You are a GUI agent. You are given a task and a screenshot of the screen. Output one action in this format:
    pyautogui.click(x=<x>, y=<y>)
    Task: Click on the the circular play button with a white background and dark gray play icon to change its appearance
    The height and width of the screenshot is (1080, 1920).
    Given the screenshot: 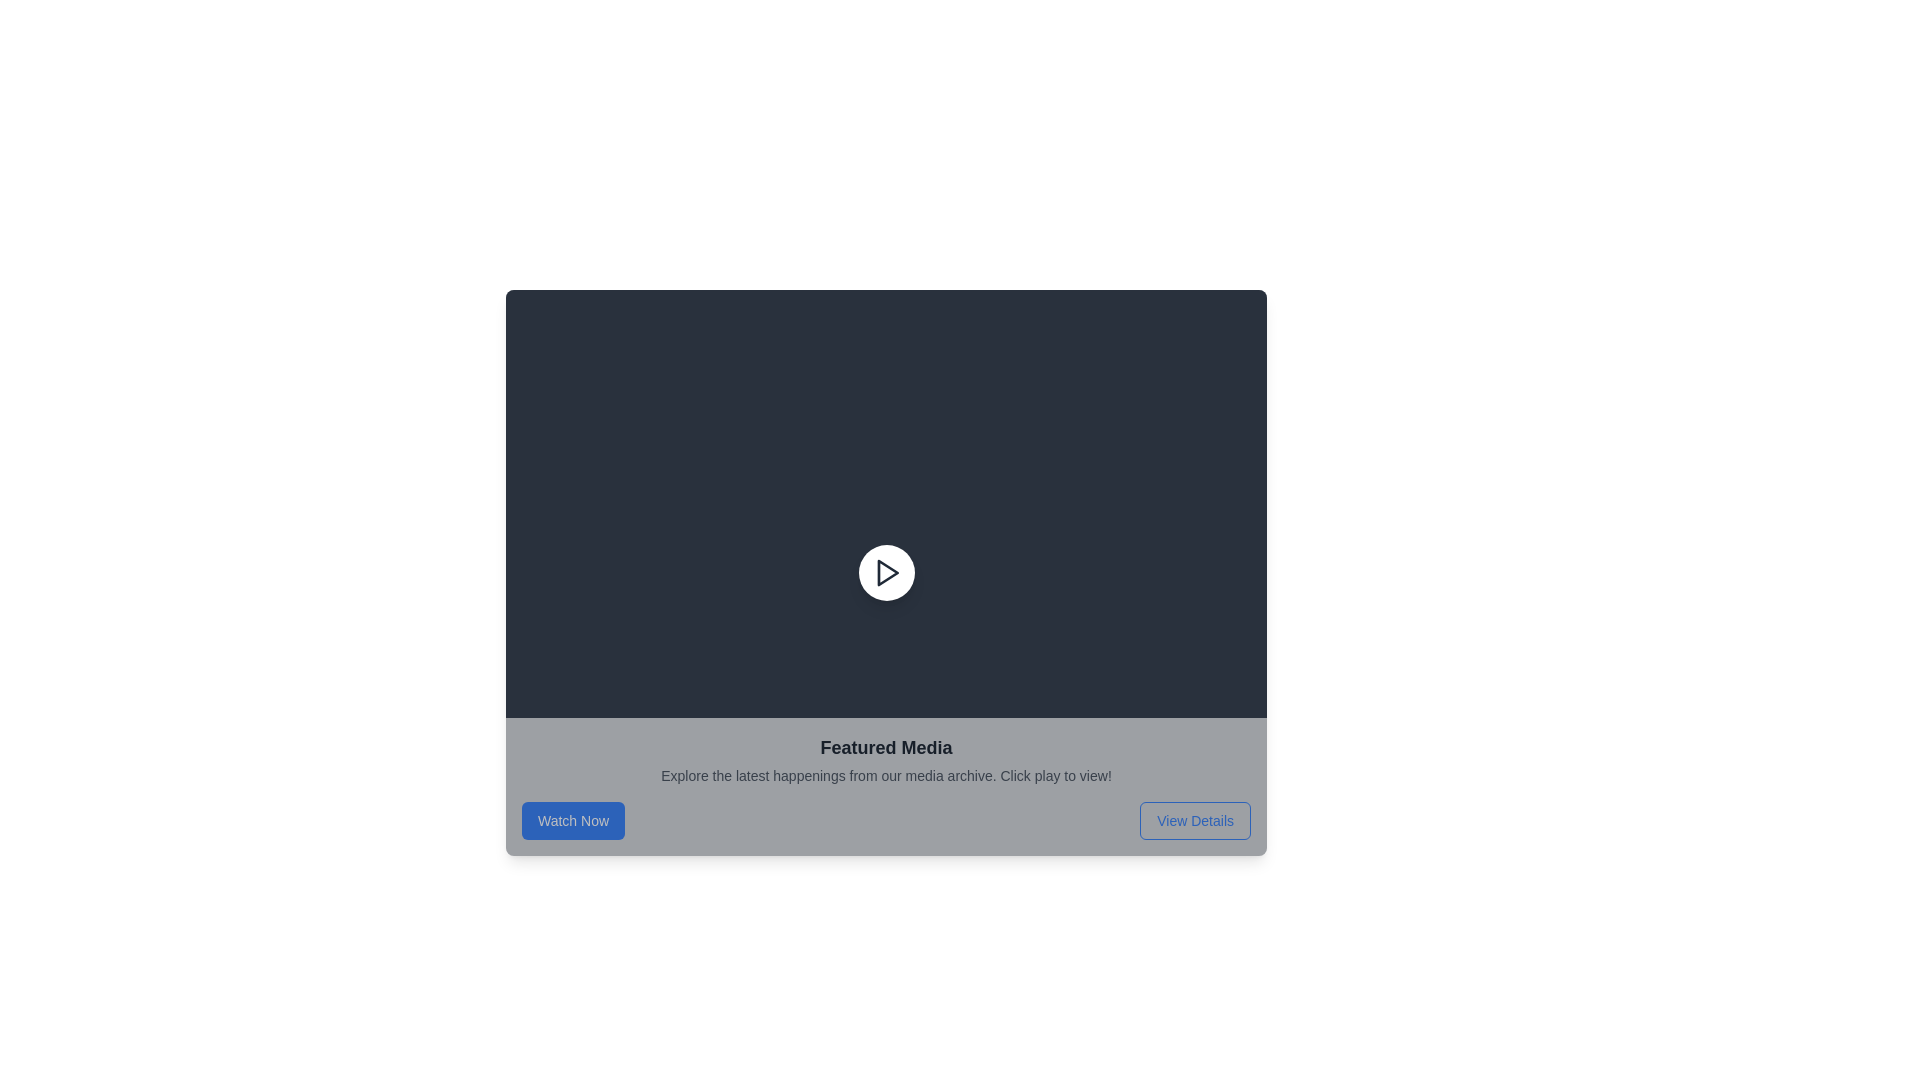 What is the action you would take?
    pyautogui.click(x=885, y=573)
    